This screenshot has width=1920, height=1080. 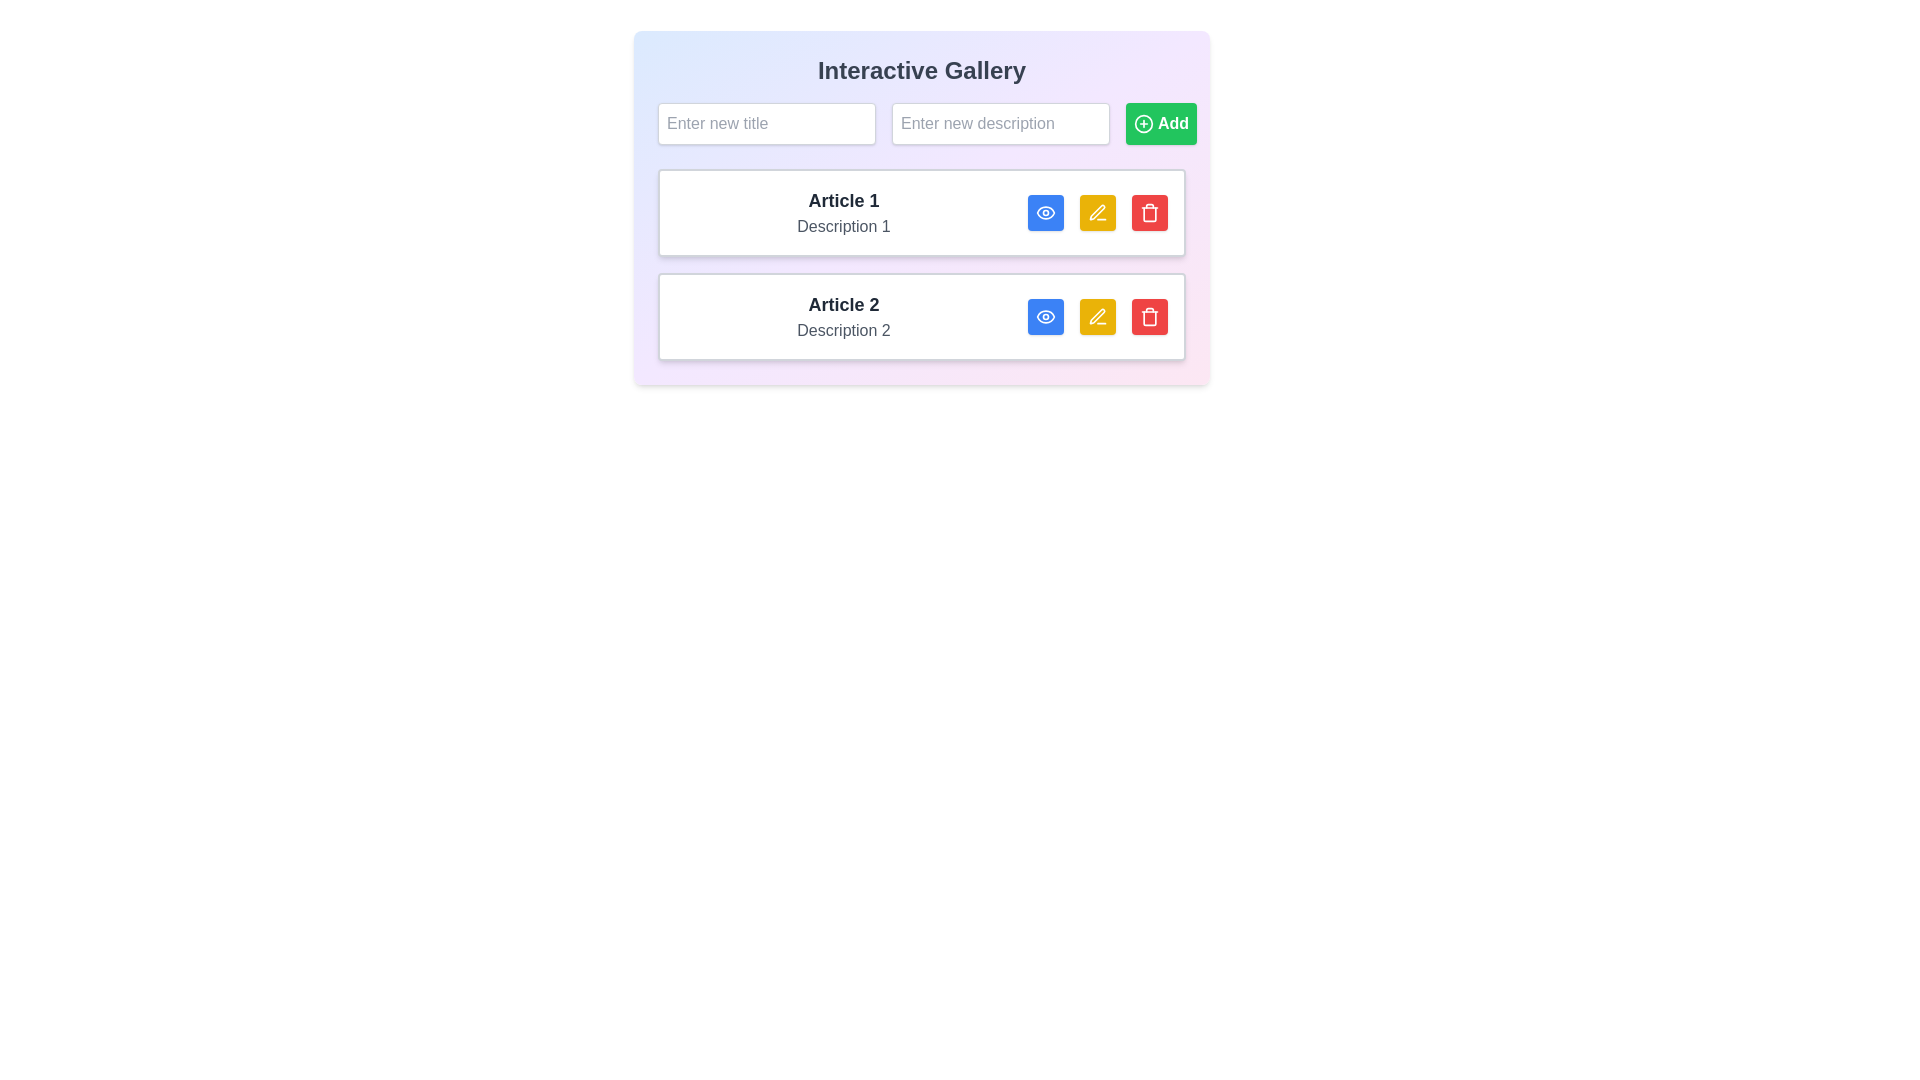 I want to click on to select the text in the text display area that shows the title and description of the second article in the list, so click(x=844, y=315).